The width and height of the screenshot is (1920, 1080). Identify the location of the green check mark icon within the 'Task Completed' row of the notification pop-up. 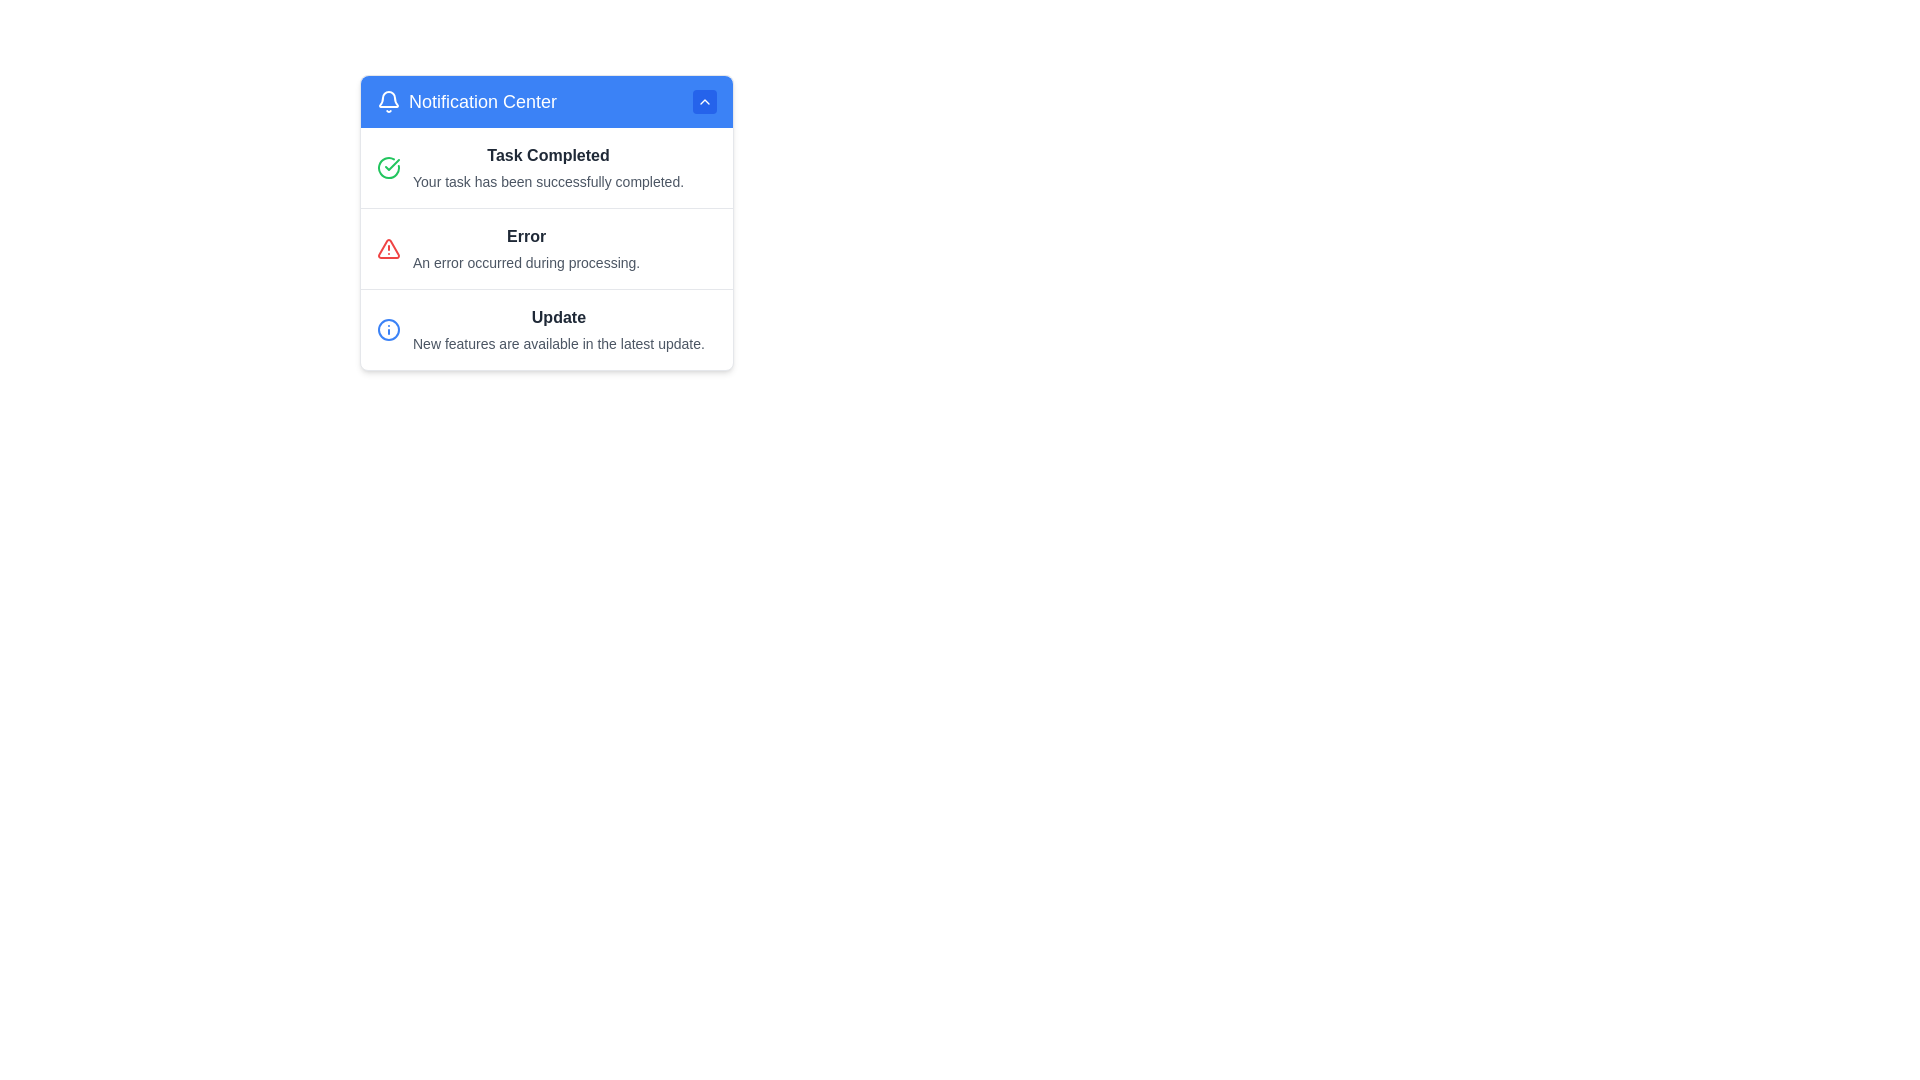
(388, 167).